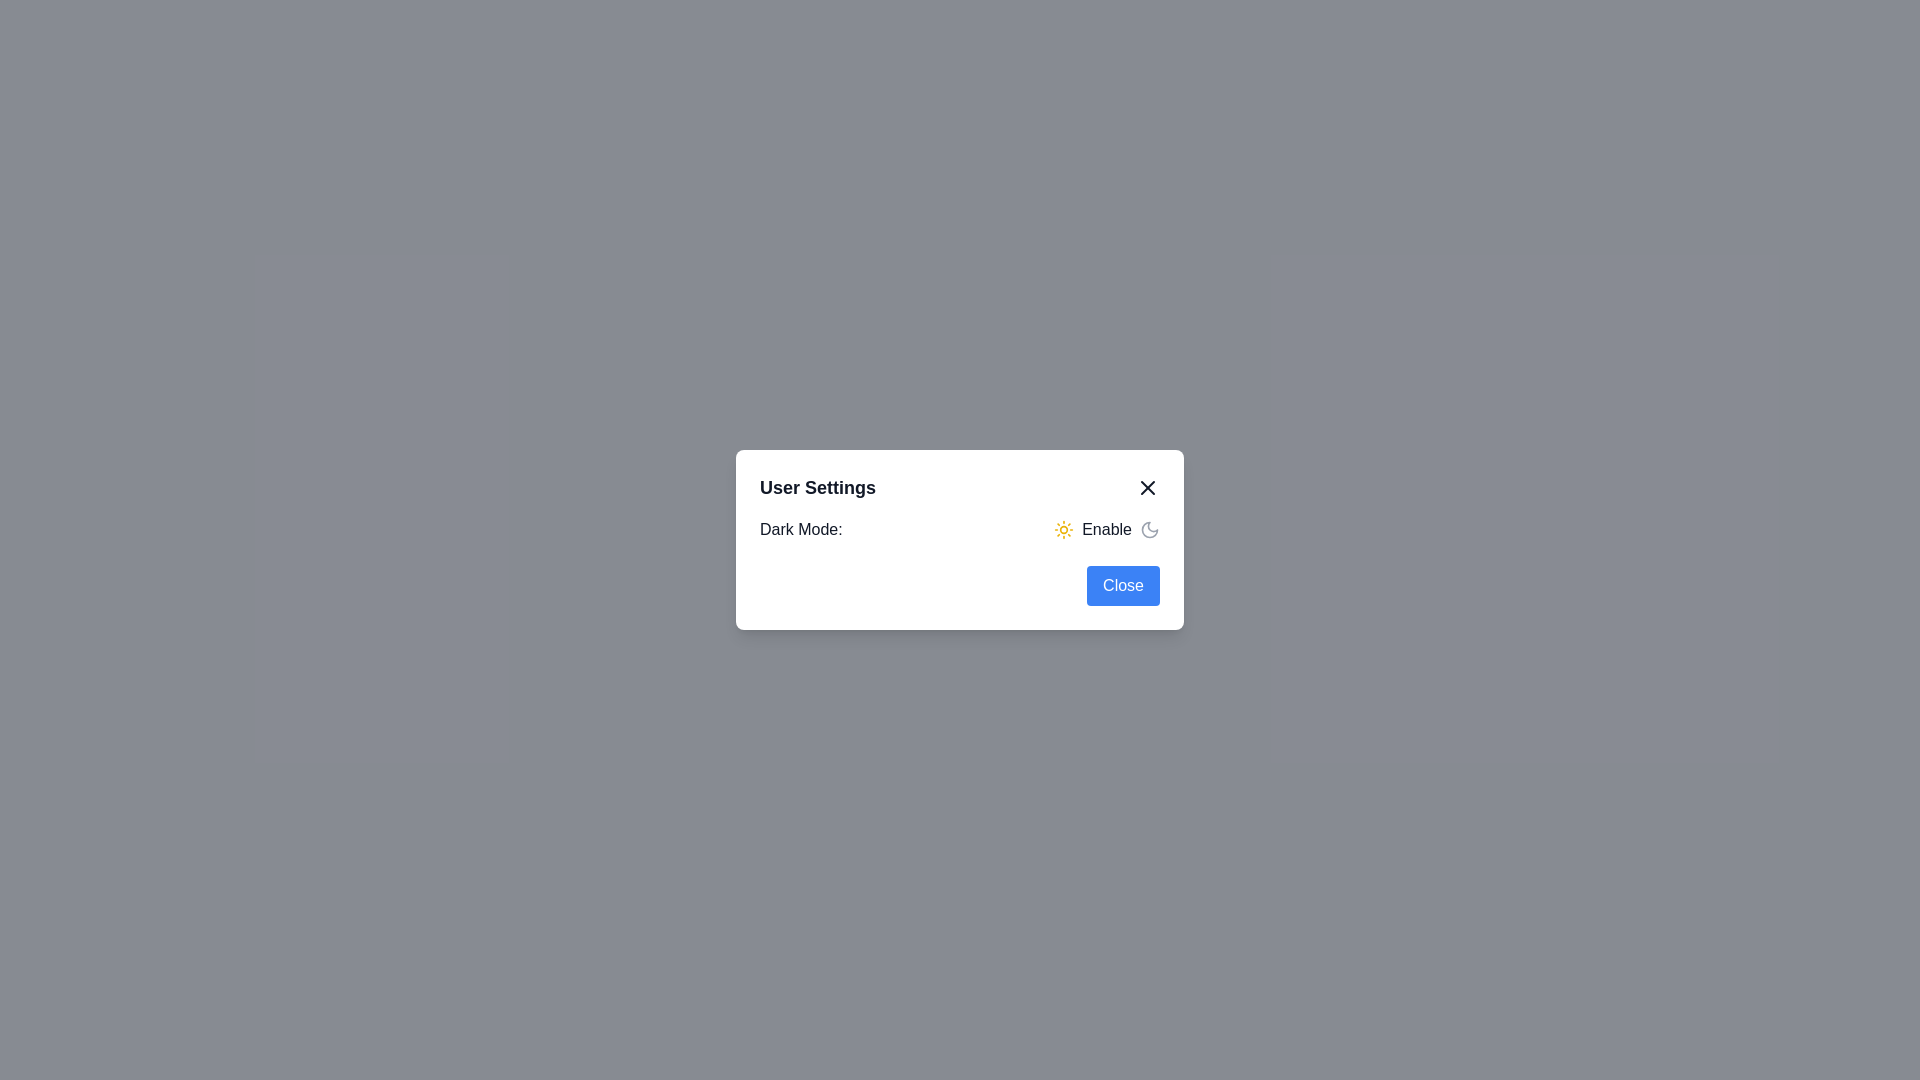 This screenshot has height=1080, width=1920. What do you see at coordinates (818, 488) in the screenshot?
I see `the title label at the top-left of the dialog box, which indicates the purpose of the dialog's content` at bounding box center [818, 488].